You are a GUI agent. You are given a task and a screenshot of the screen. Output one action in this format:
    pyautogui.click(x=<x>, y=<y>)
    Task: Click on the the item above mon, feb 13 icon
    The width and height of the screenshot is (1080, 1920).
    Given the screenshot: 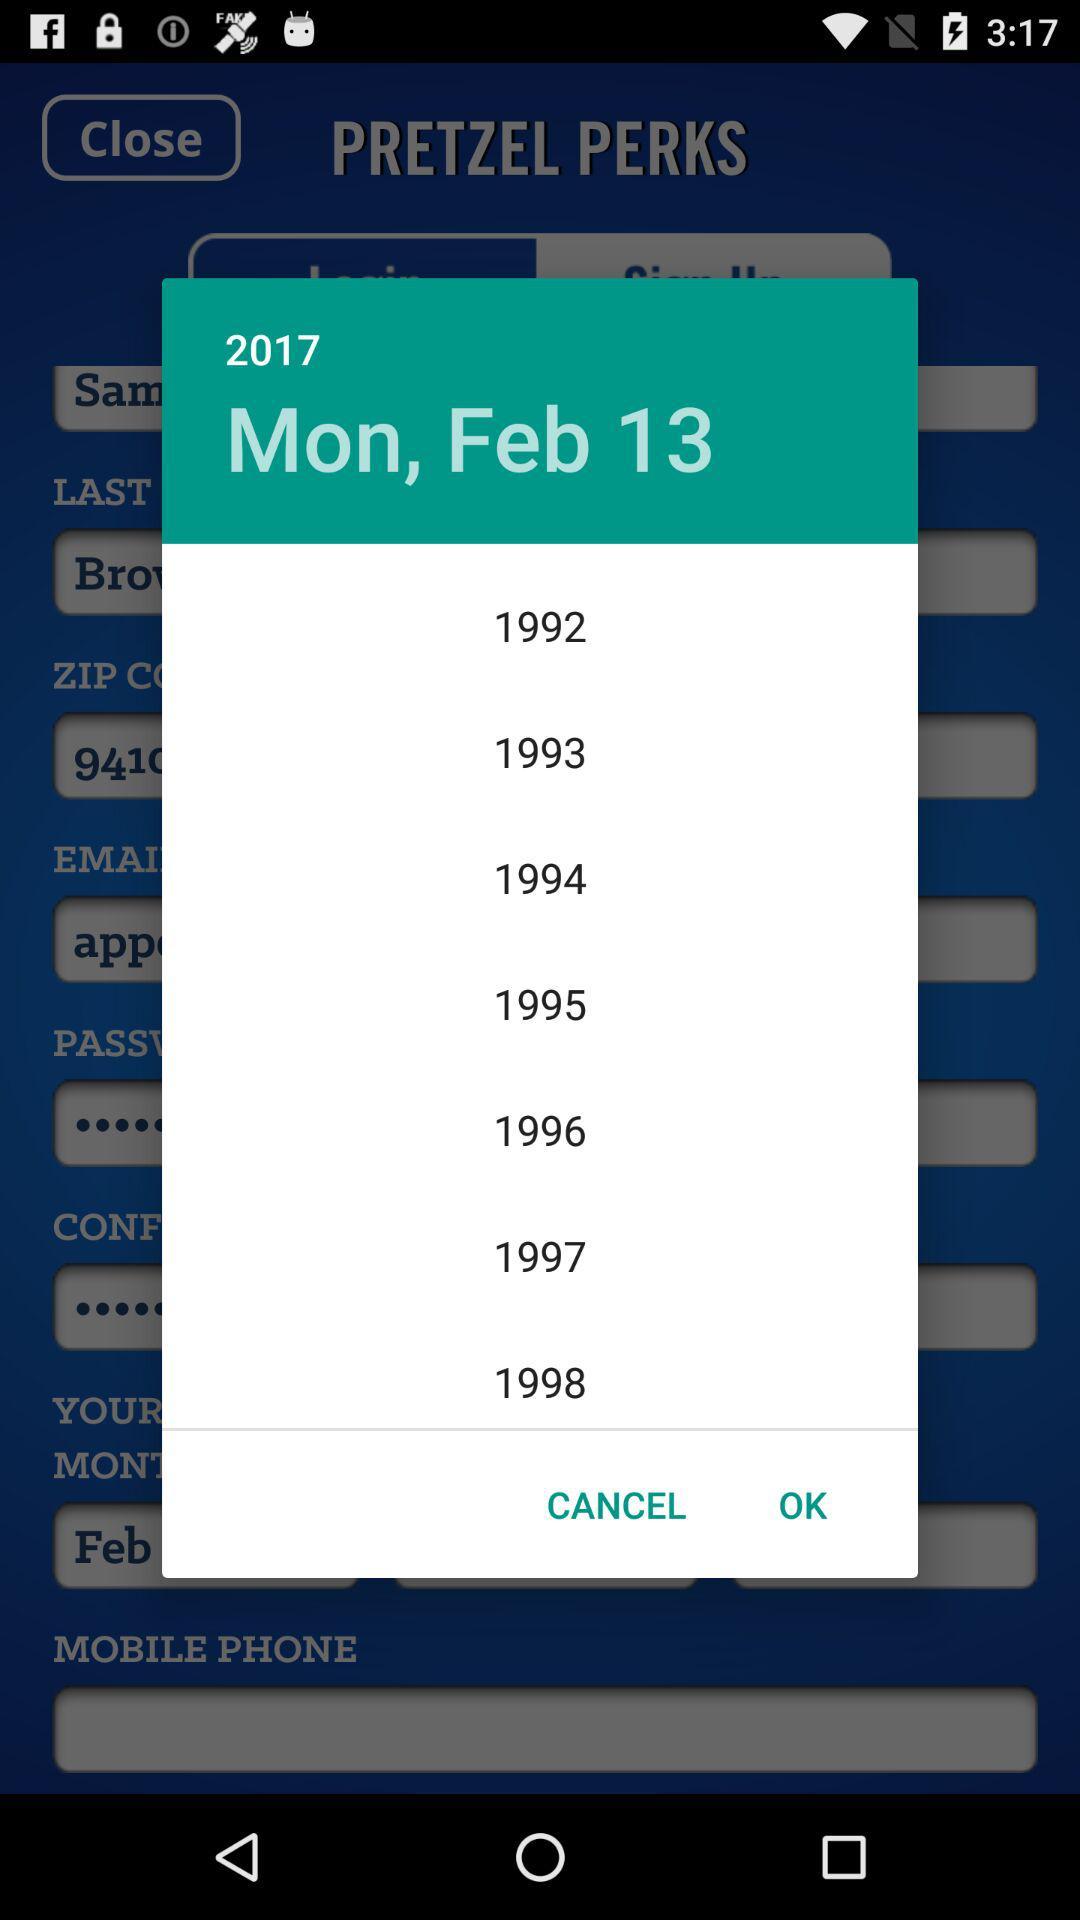 What is the action you would take?
    pyautogui.click(x=540, y=327)
    